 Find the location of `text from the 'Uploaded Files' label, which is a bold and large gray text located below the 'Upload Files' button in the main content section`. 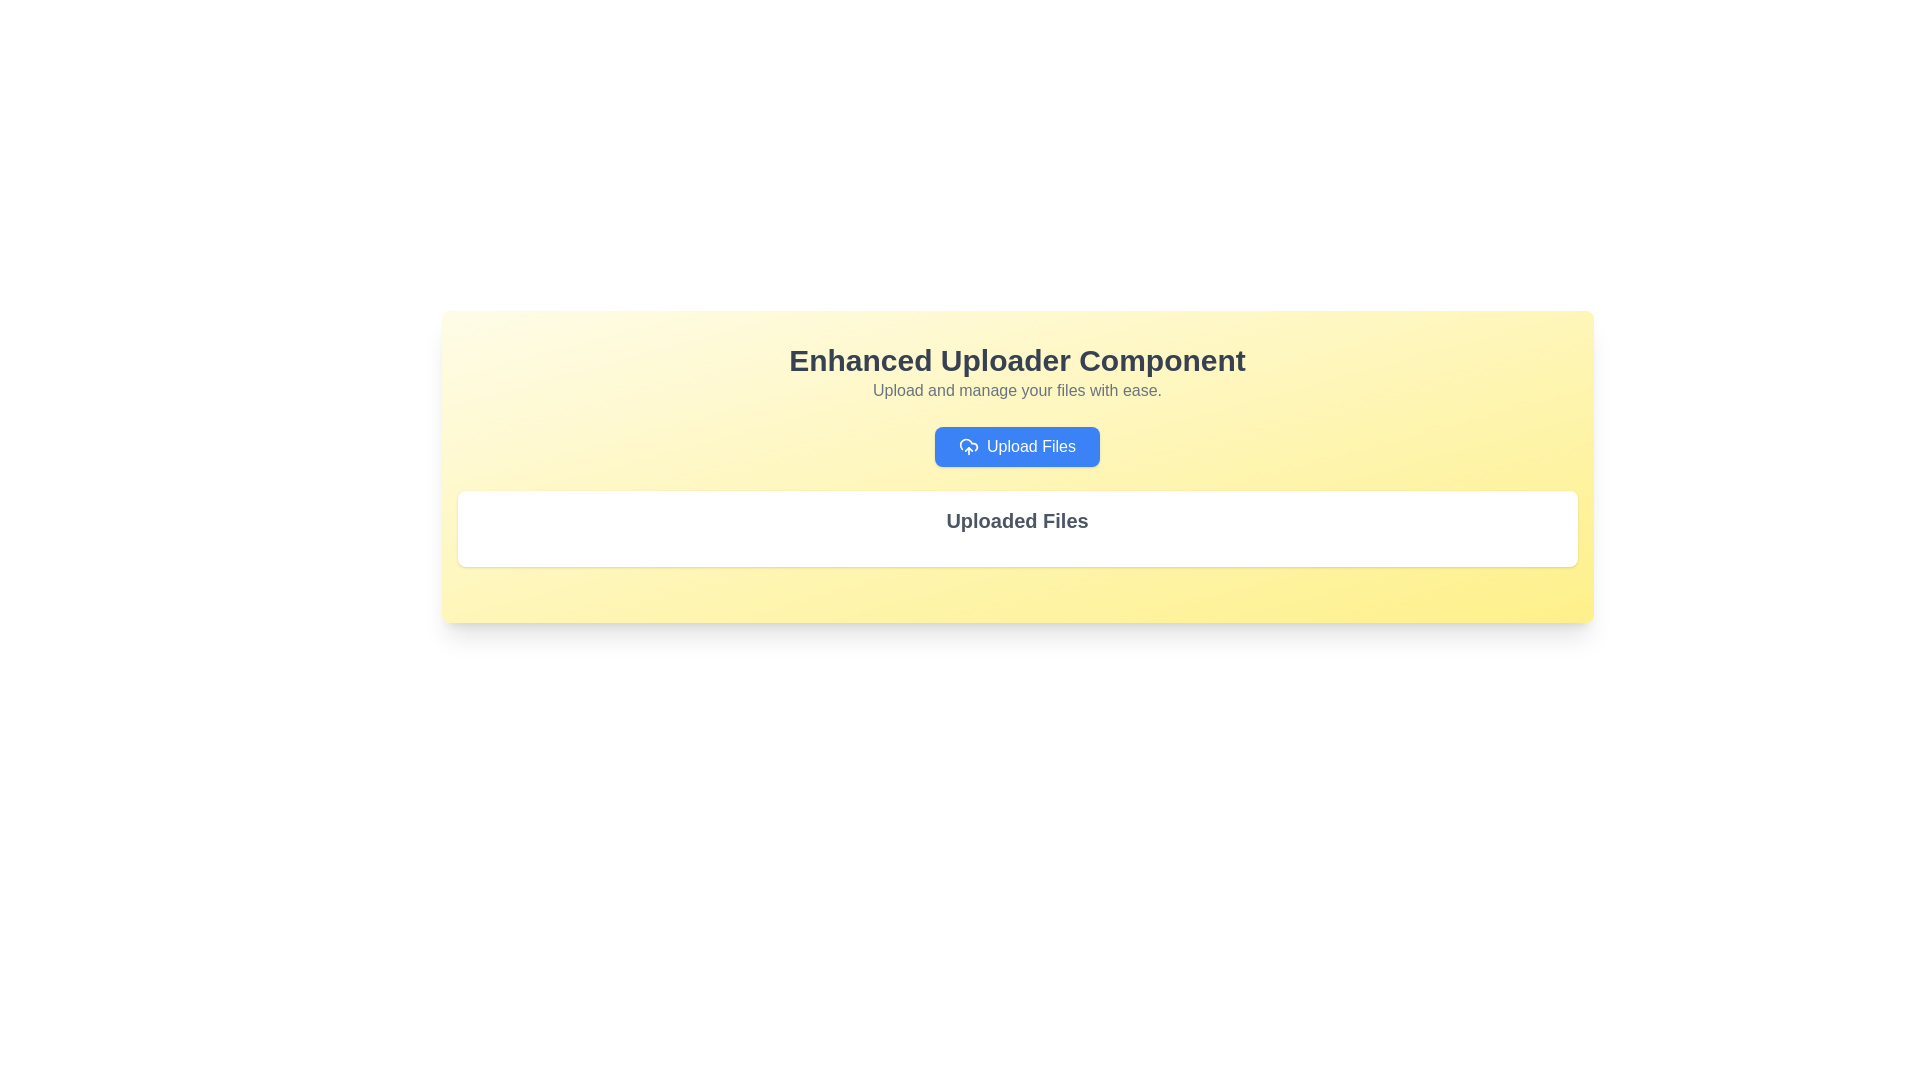

text from the 'Uploaded Files' label, which is a bold and large gray text located below the 'Upload Files' button in the main content section is located at coordinates (1017, 519).